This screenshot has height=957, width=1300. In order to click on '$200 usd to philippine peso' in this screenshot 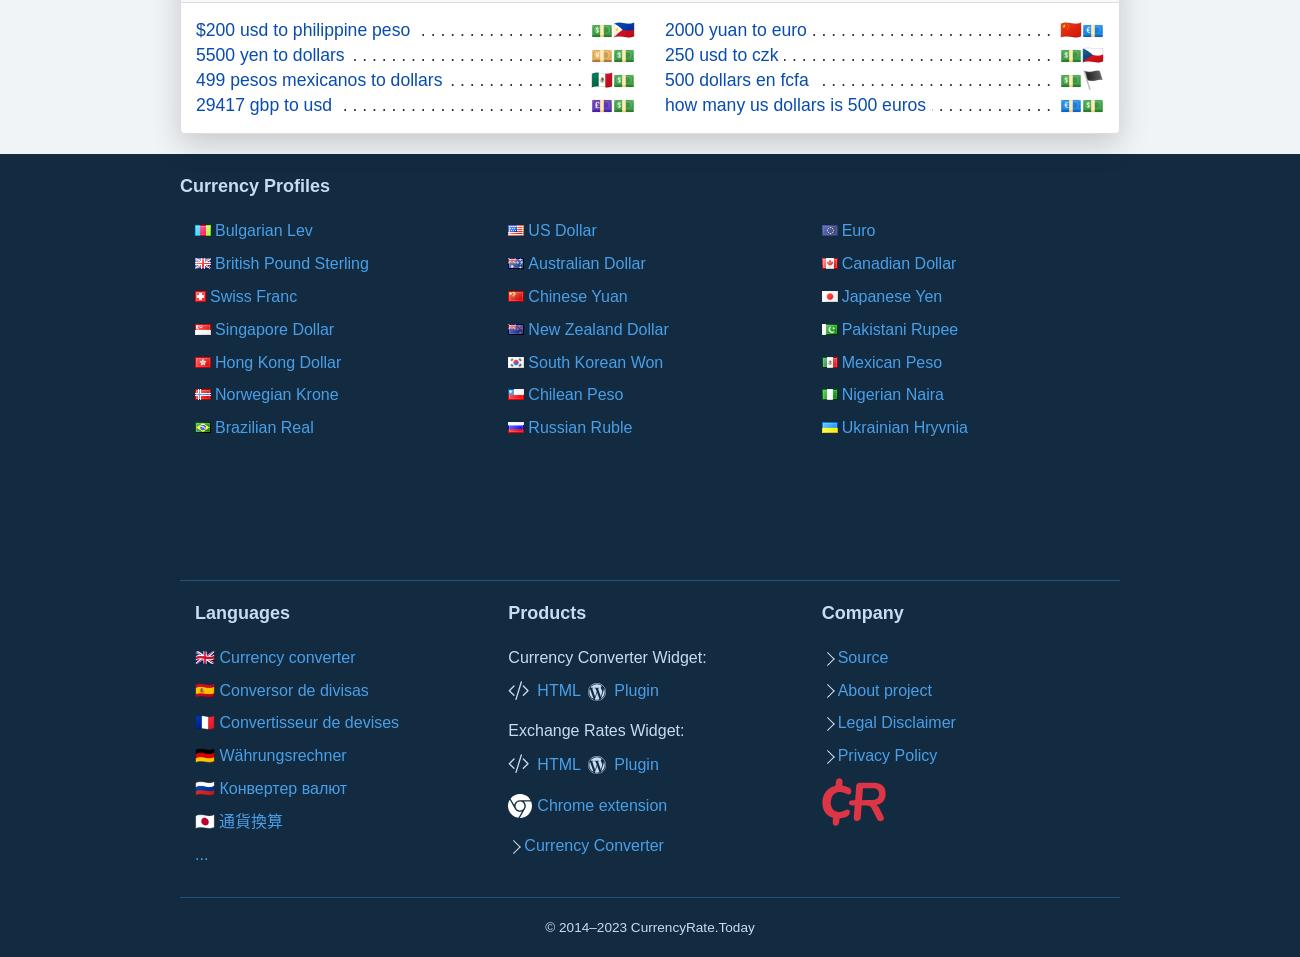, I will do `click(303, 27)`.